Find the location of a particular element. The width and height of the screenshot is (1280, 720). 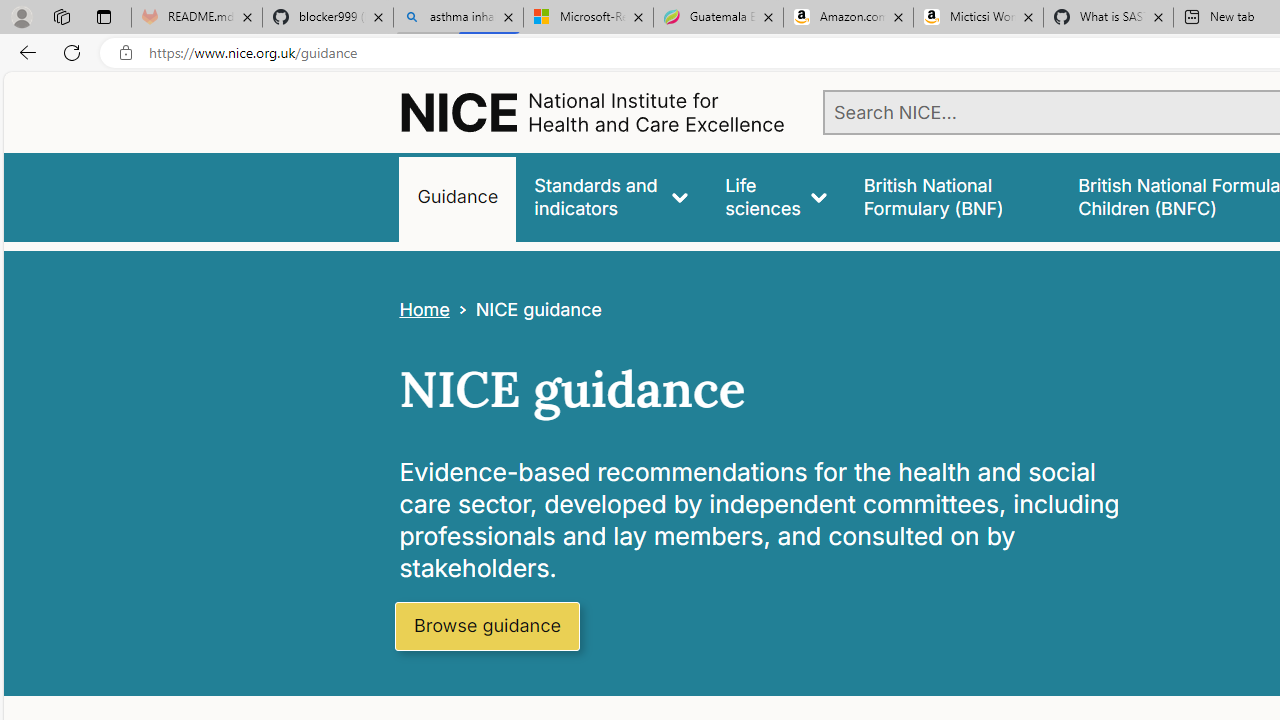

'Home' is located at coordinates (423, 309).